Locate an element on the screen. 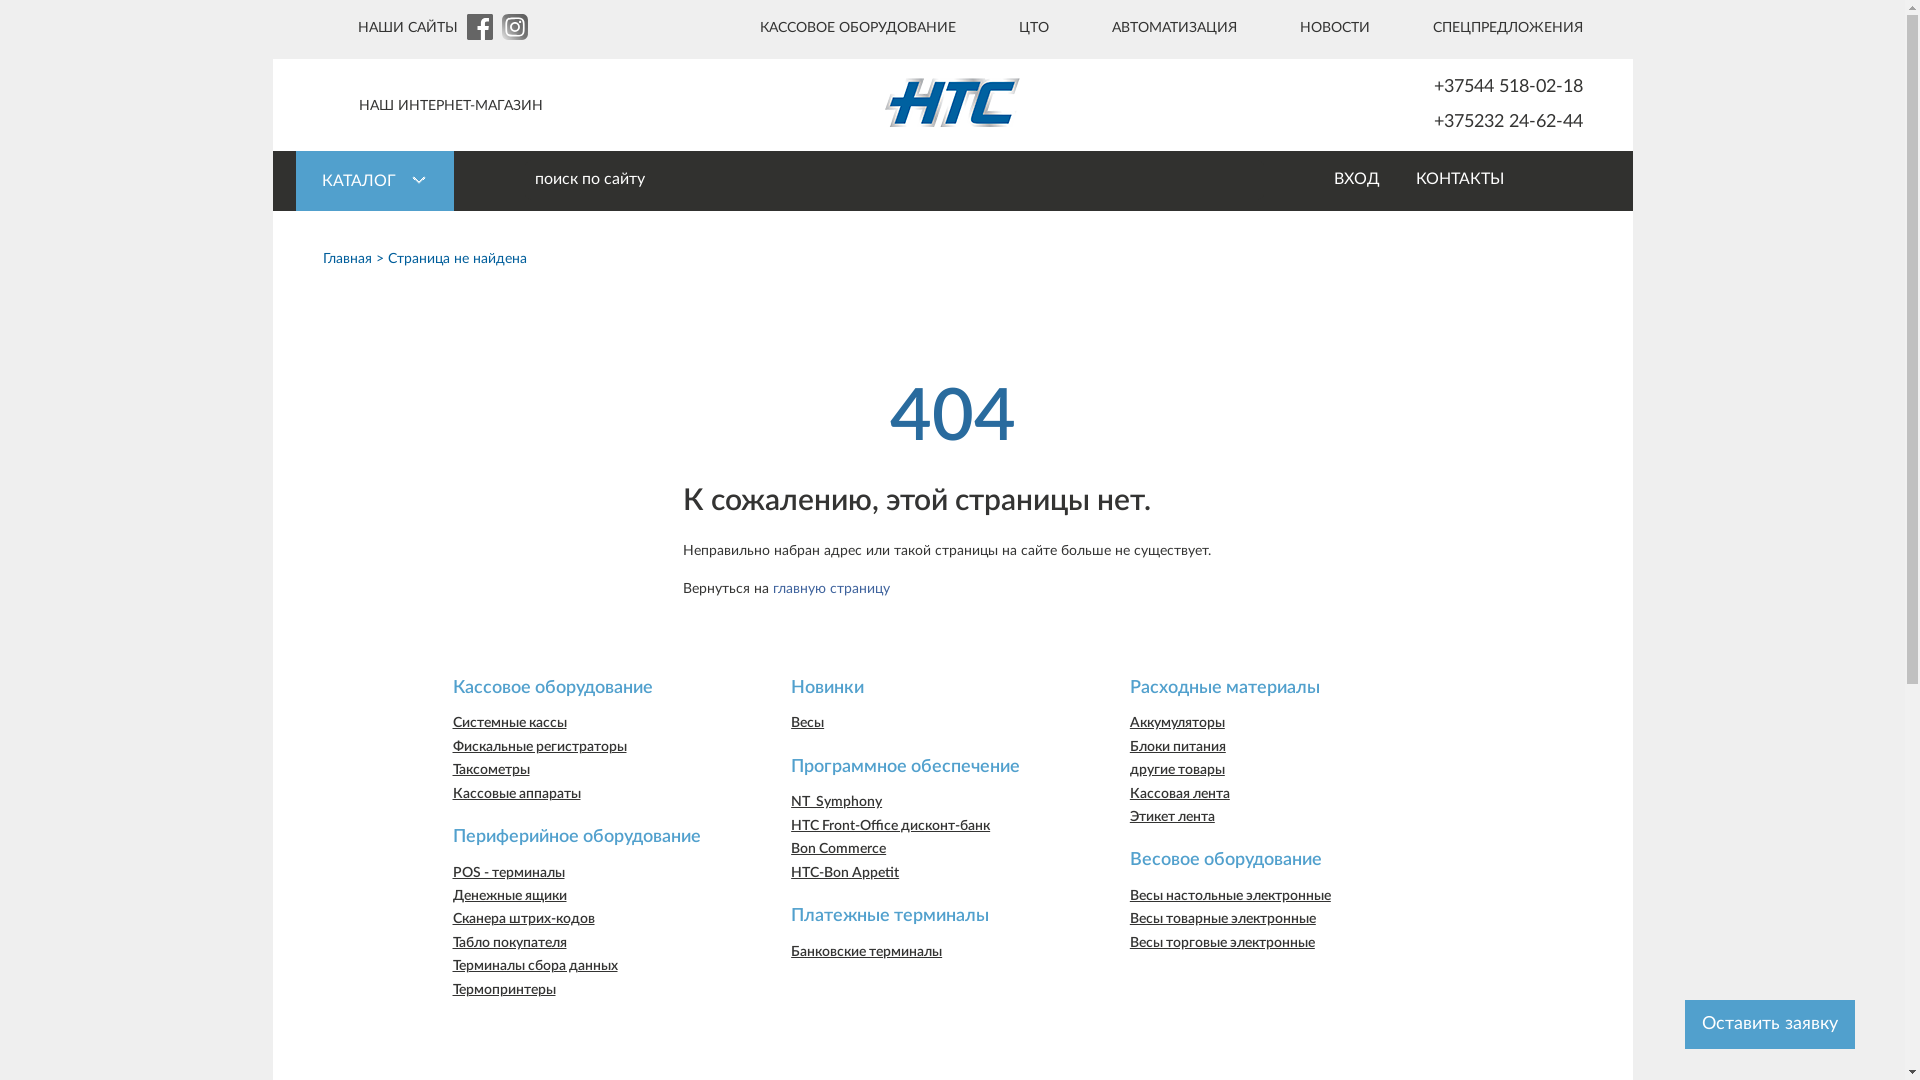 The height and width of the screenshot is (1080, 1920). 'Bon Commerce' is located at coordinates (790, 848).